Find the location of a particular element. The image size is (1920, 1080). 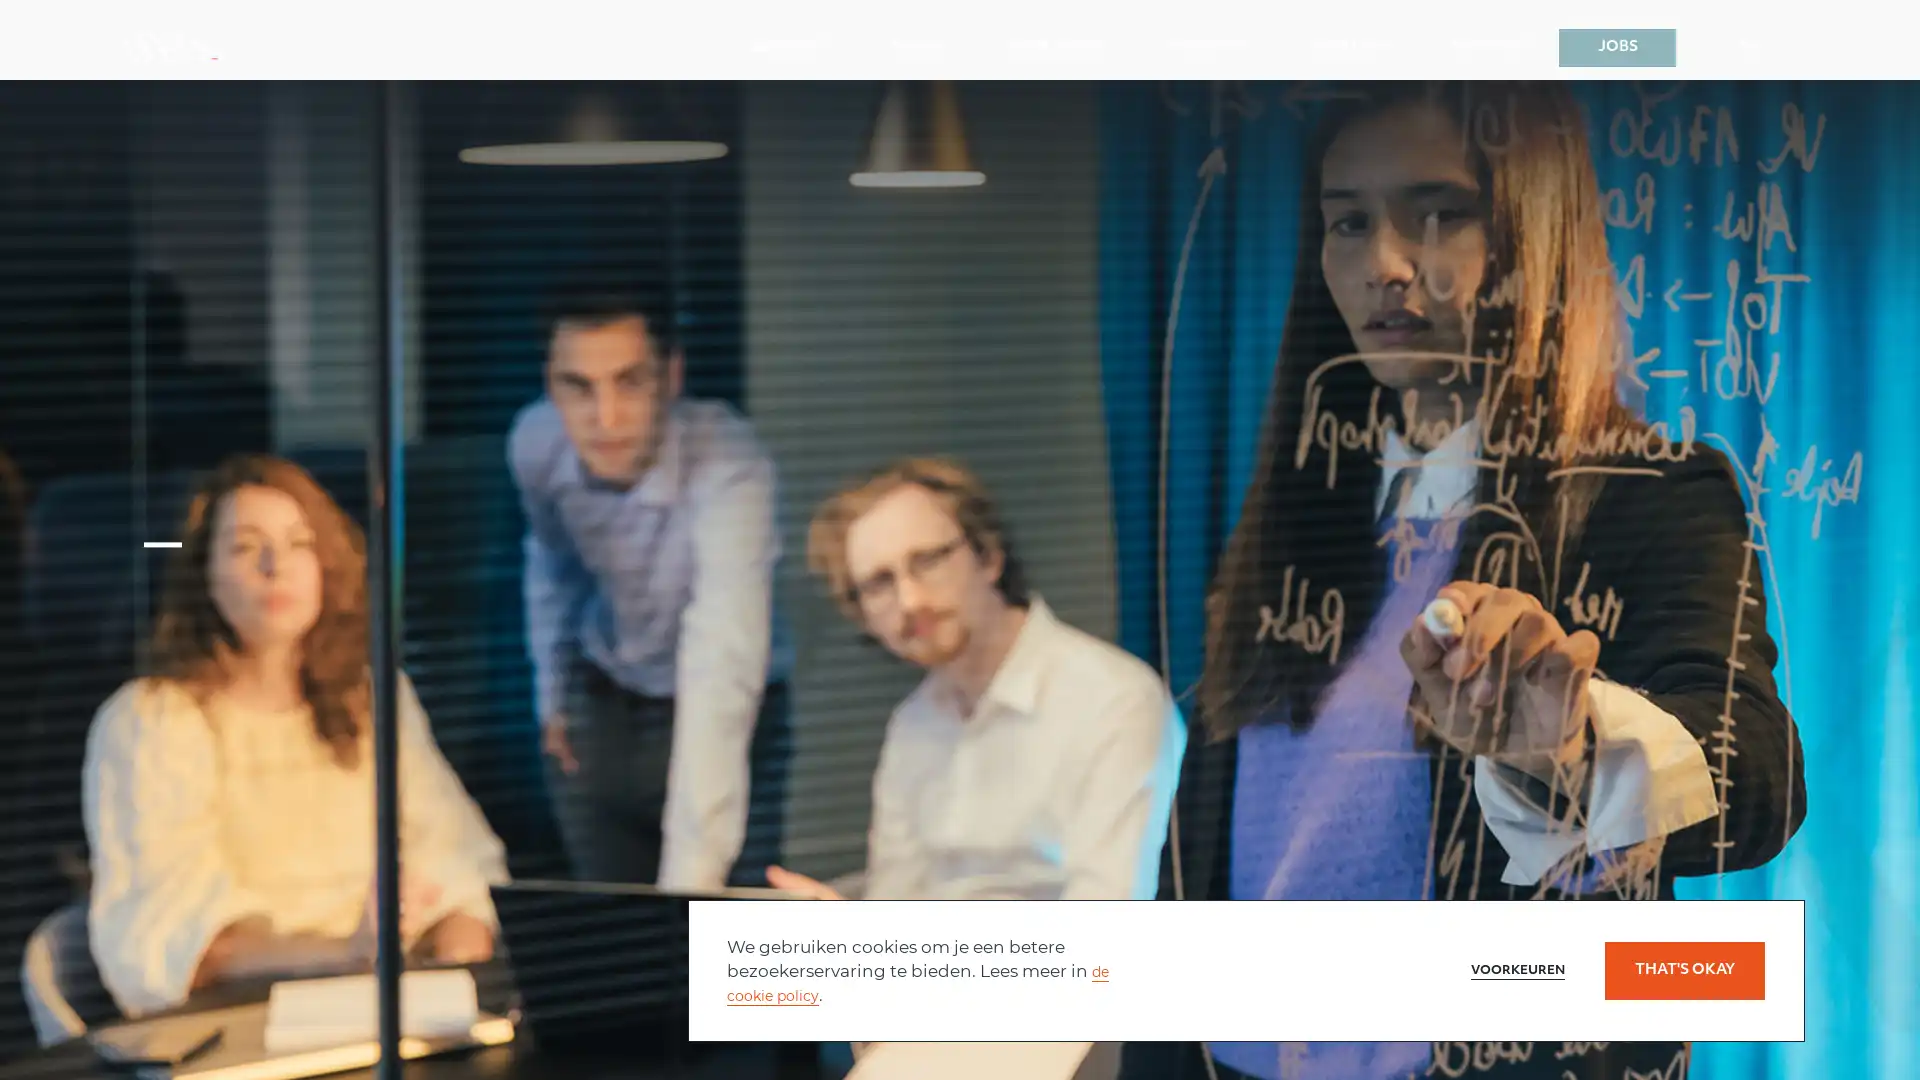

THAT'S OKAY THAT'SOKAY is located at coordinates (1683, 969).